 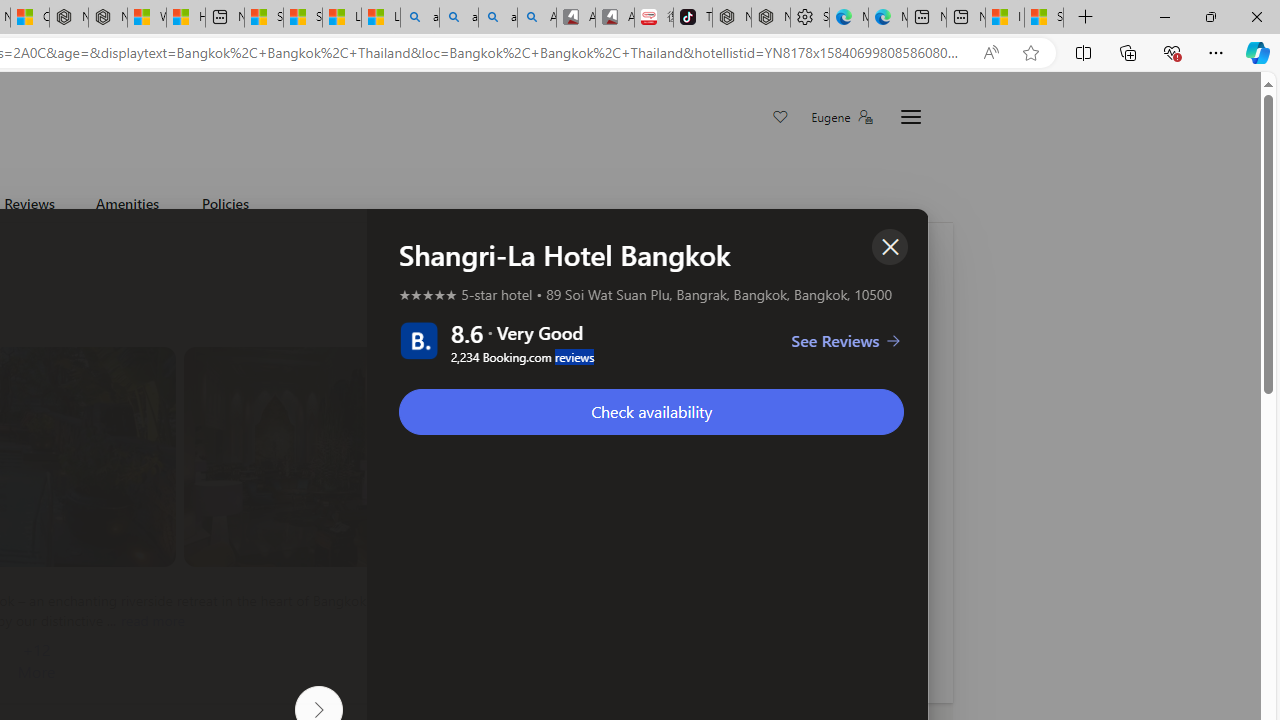 What do you see at coordinates (1004, 17) in the screenshot?
I see `'I Gained 20 Pounds of Muscle in 30 Days! | Watch'` at bounding box center [1004, 17].